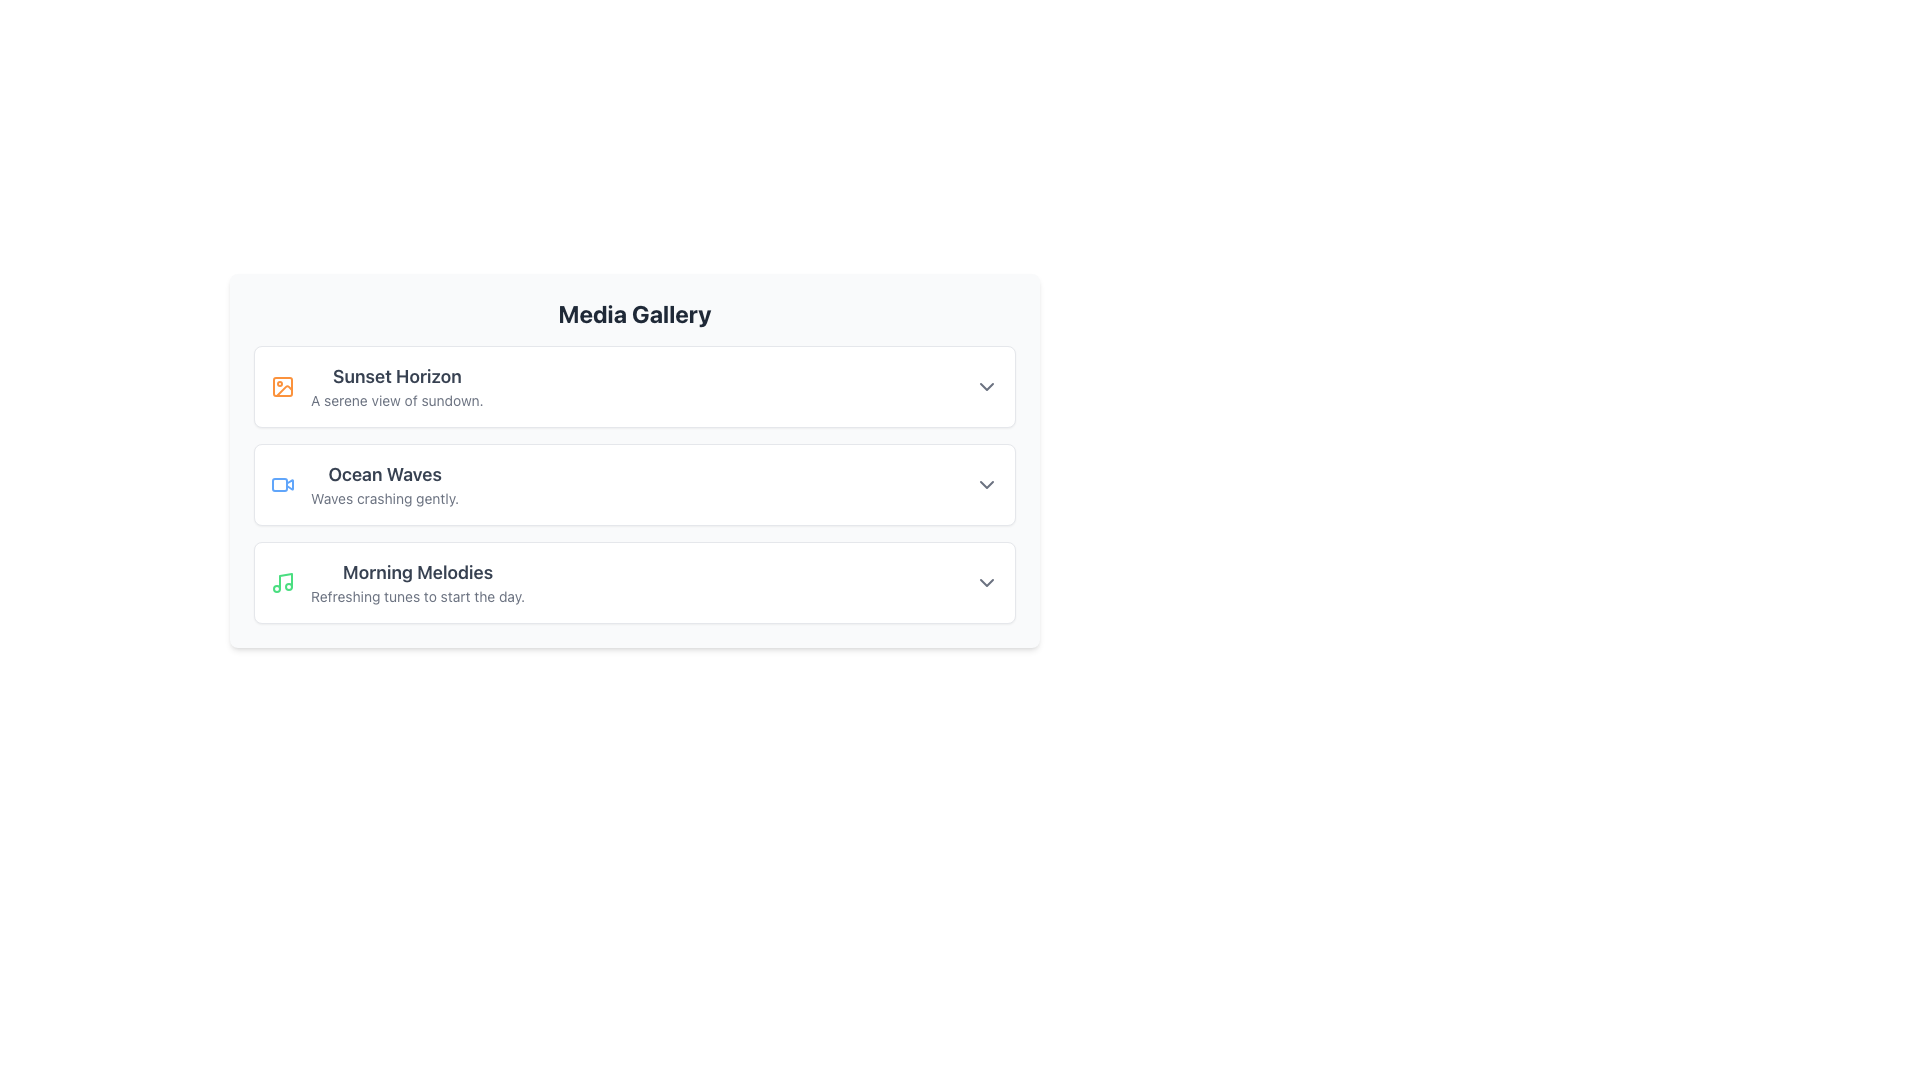 This screenshot has width=1920, height=1080. Describe the element at coordinates (633, 485) in the screenshot. I see `the dropdown indicator of the 'Ocean Waves' media gallery item` at that location.